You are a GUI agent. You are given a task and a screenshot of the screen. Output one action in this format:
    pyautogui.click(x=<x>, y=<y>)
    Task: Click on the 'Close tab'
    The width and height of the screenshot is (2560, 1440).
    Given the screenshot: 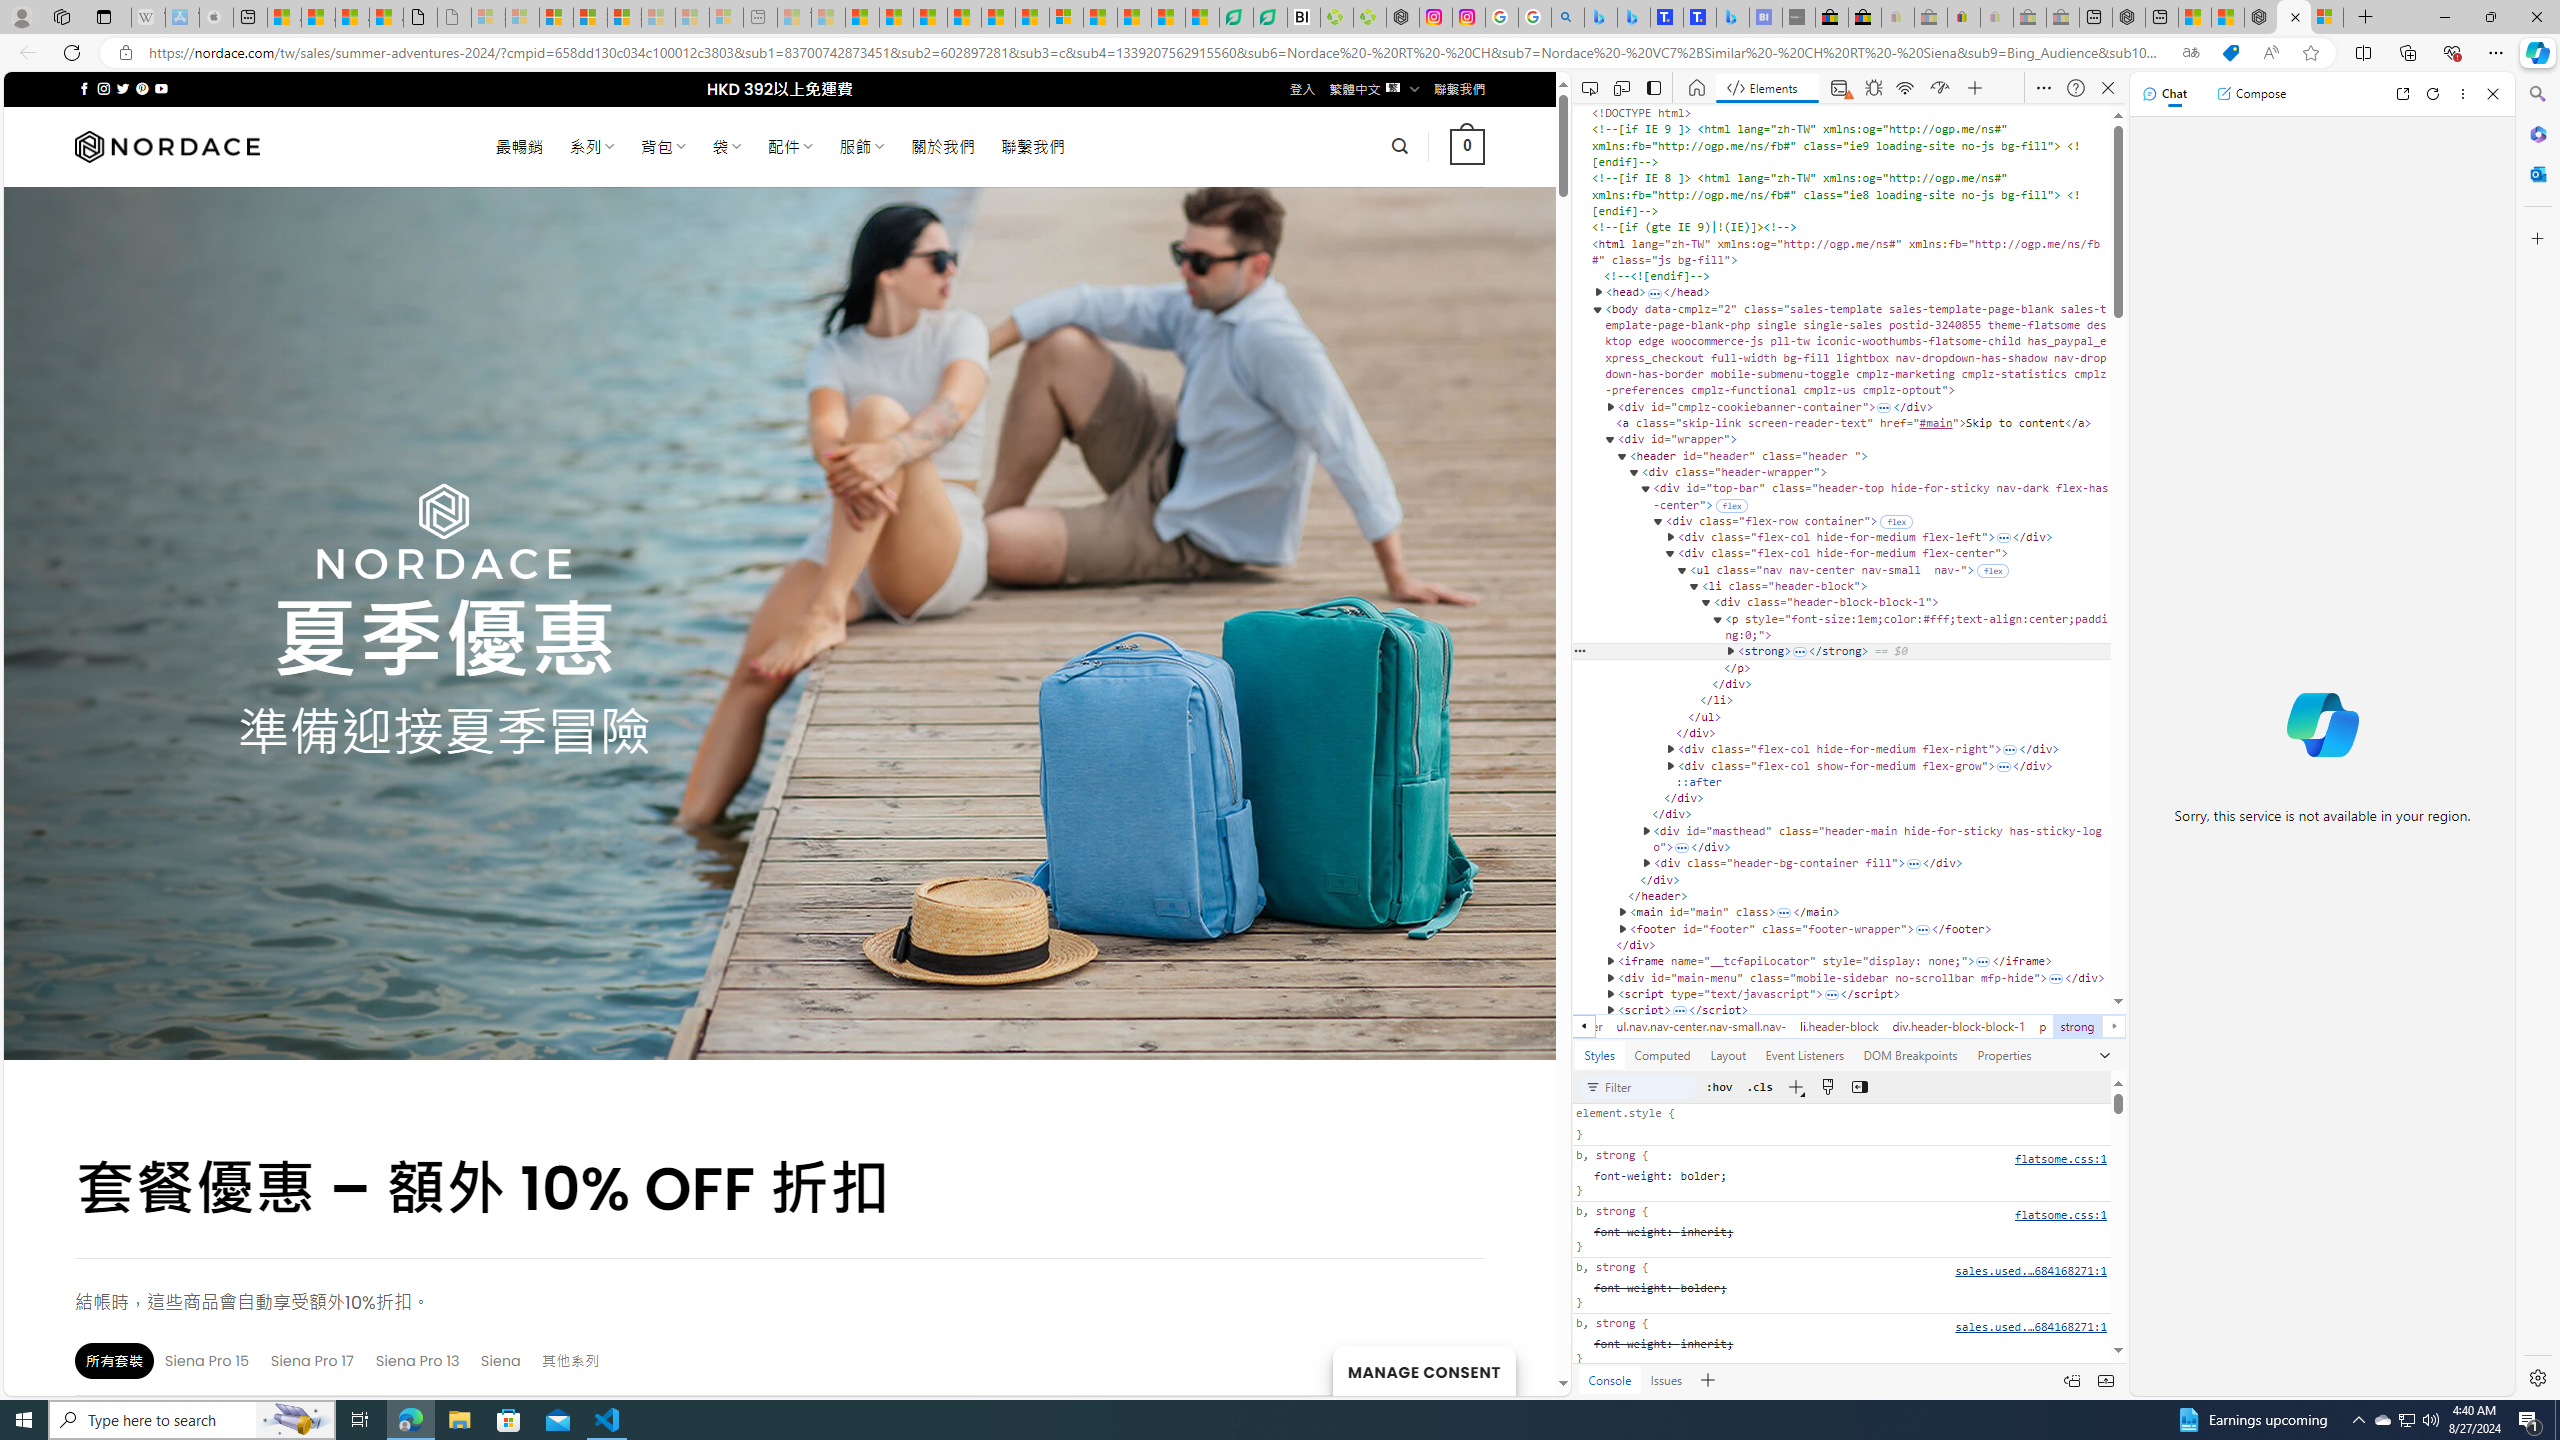 What is the action you would take?
    pyautogui.click(x=2295, y=16)
    